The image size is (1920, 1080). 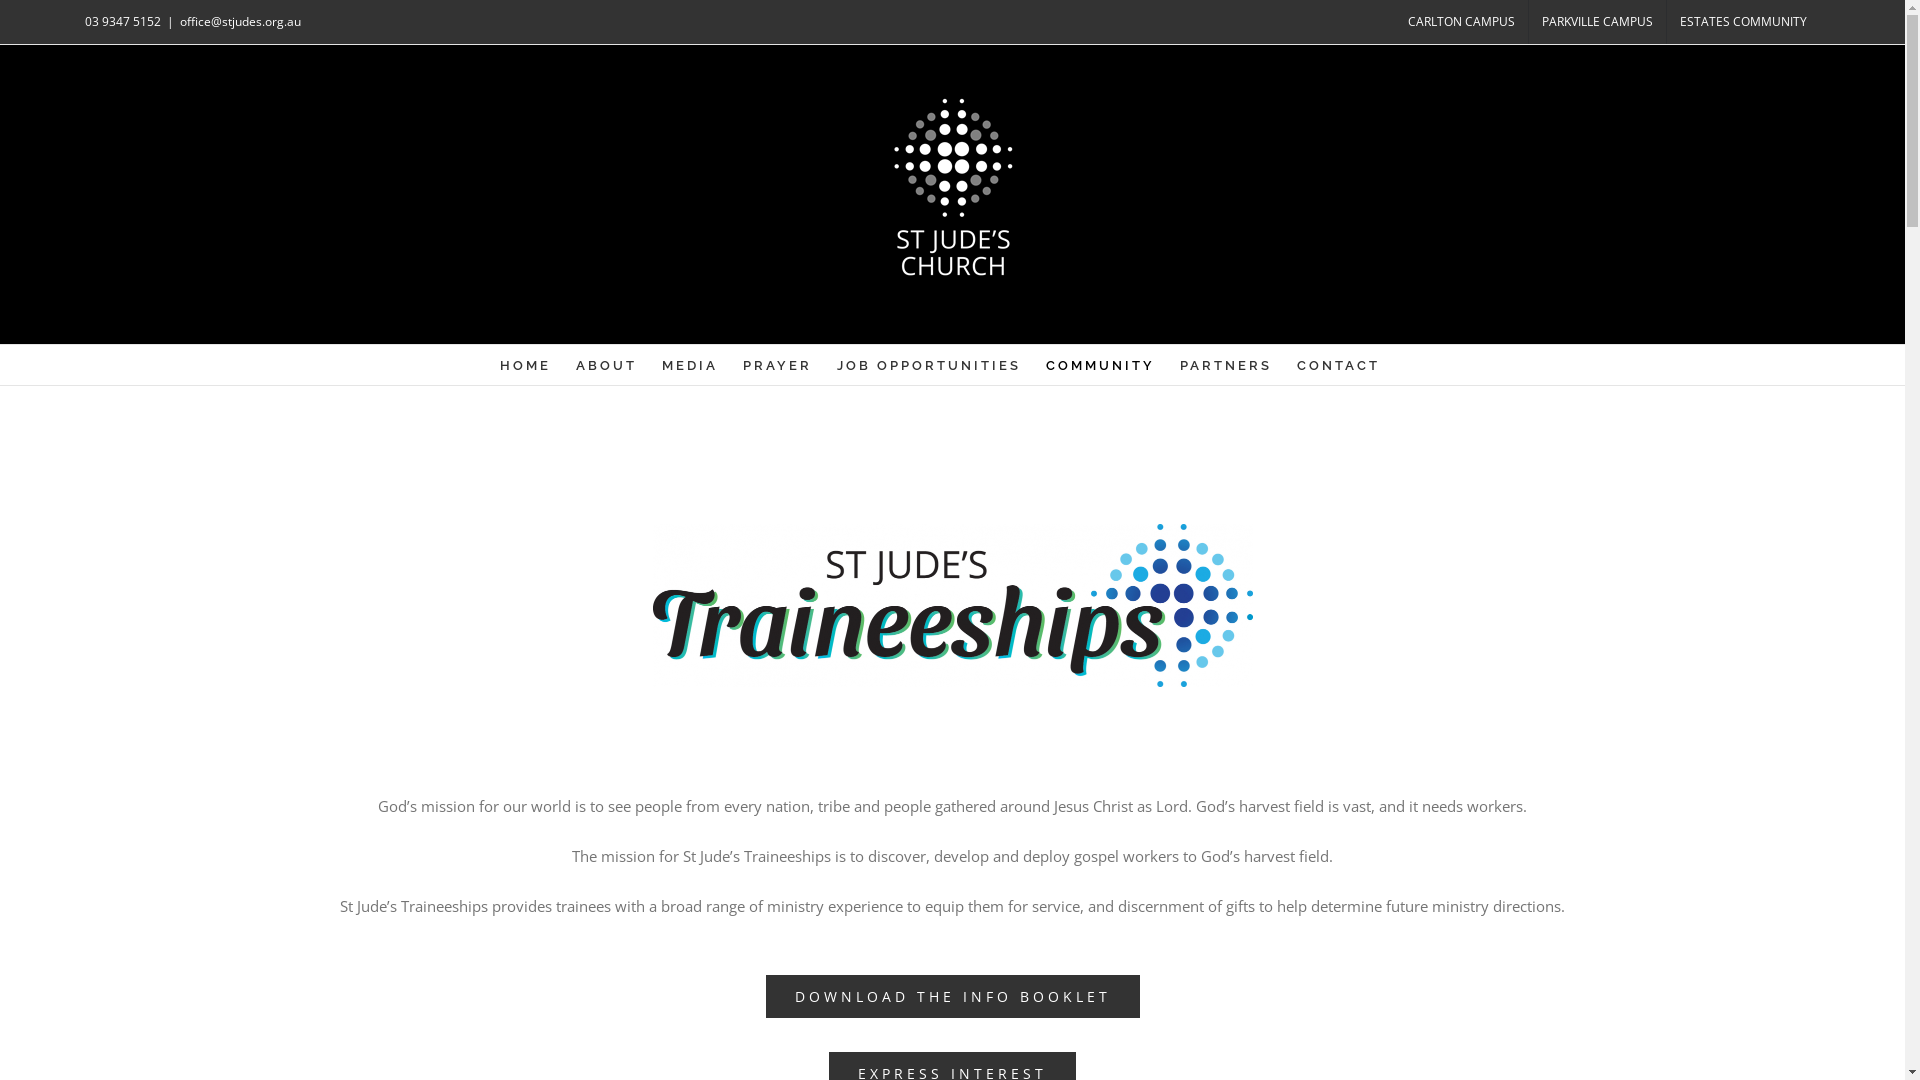 What do you see at coordinates (662, 365) in the screenshot?
I see `'MEDIA'` at bounding box center [662, 365].